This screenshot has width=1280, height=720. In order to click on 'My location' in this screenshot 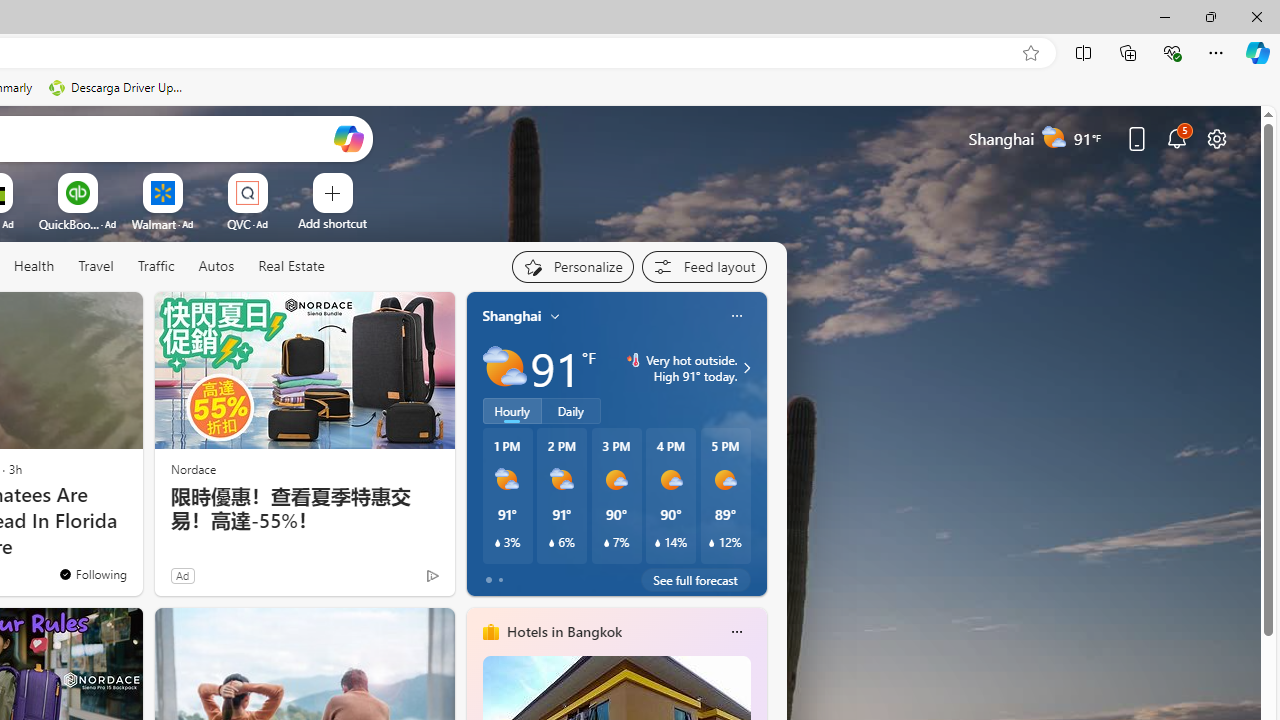, I will do `click(555, 315)`.